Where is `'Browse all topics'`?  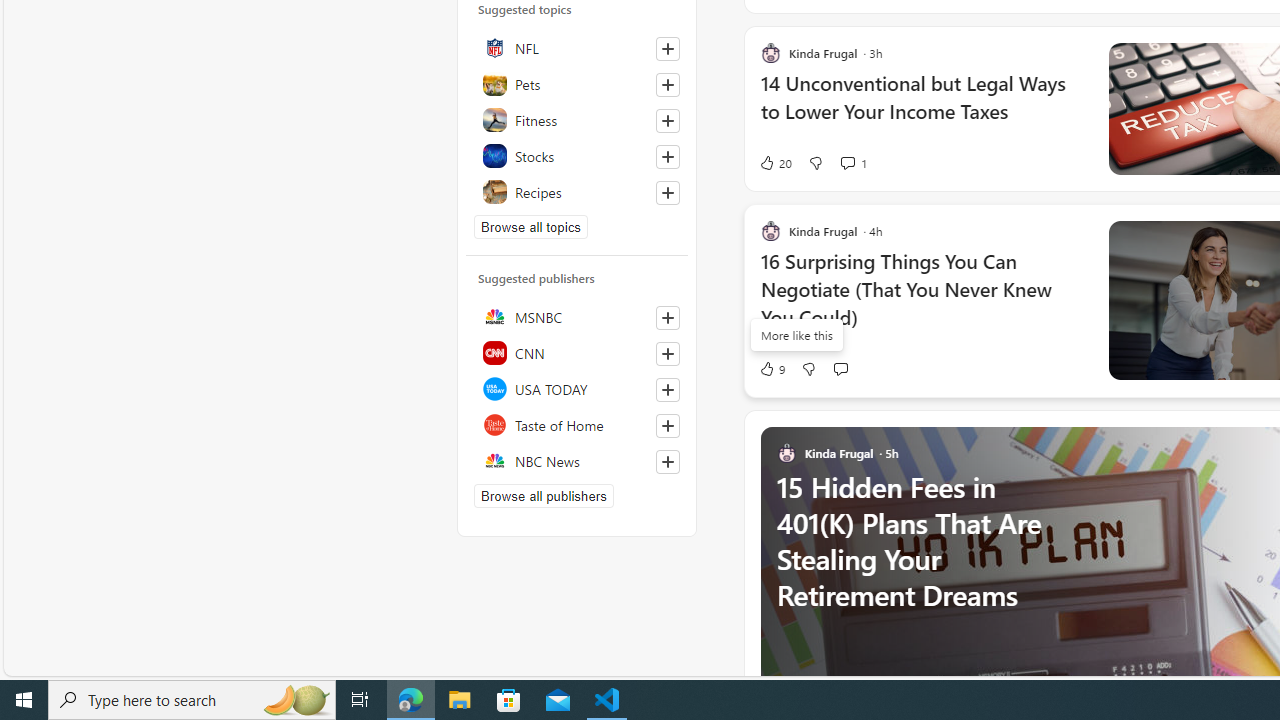
'Browse all topics' is located at coordinates (531, 226).